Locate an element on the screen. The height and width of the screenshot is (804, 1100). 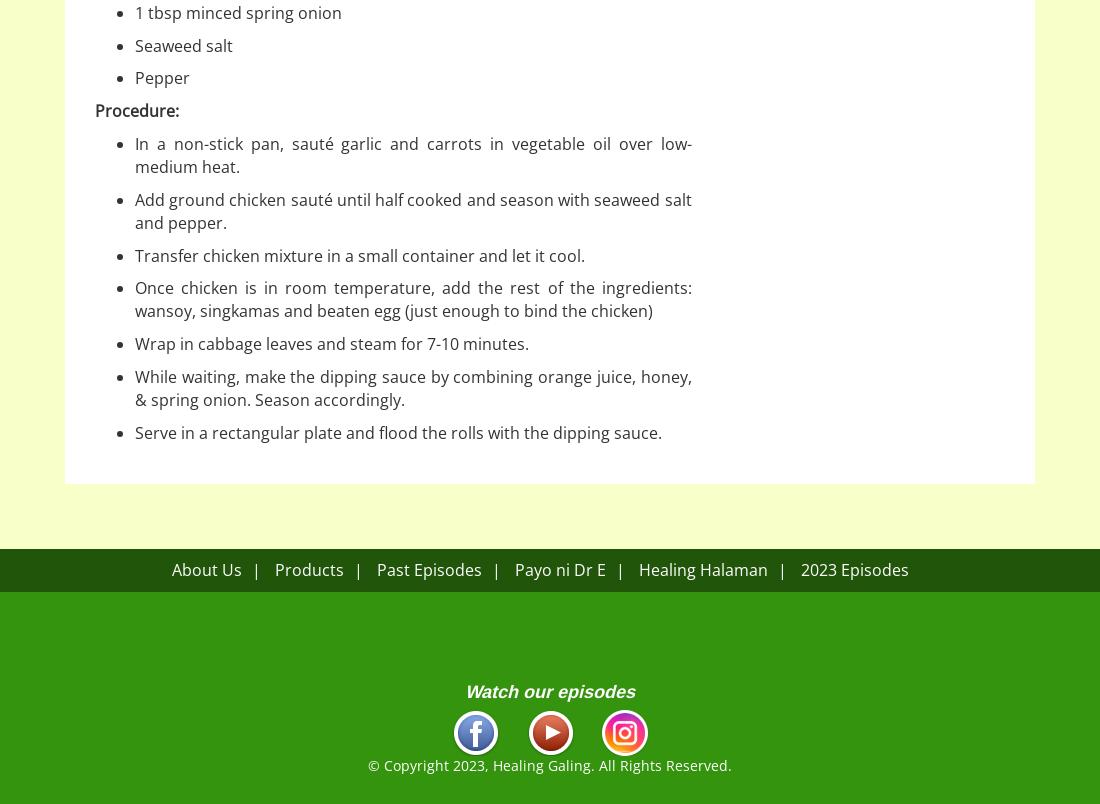
'In a non-stick pan, sauté garlic and carrots in vegetable oil over low-medium heat.' is located at coordinates (412, 154).